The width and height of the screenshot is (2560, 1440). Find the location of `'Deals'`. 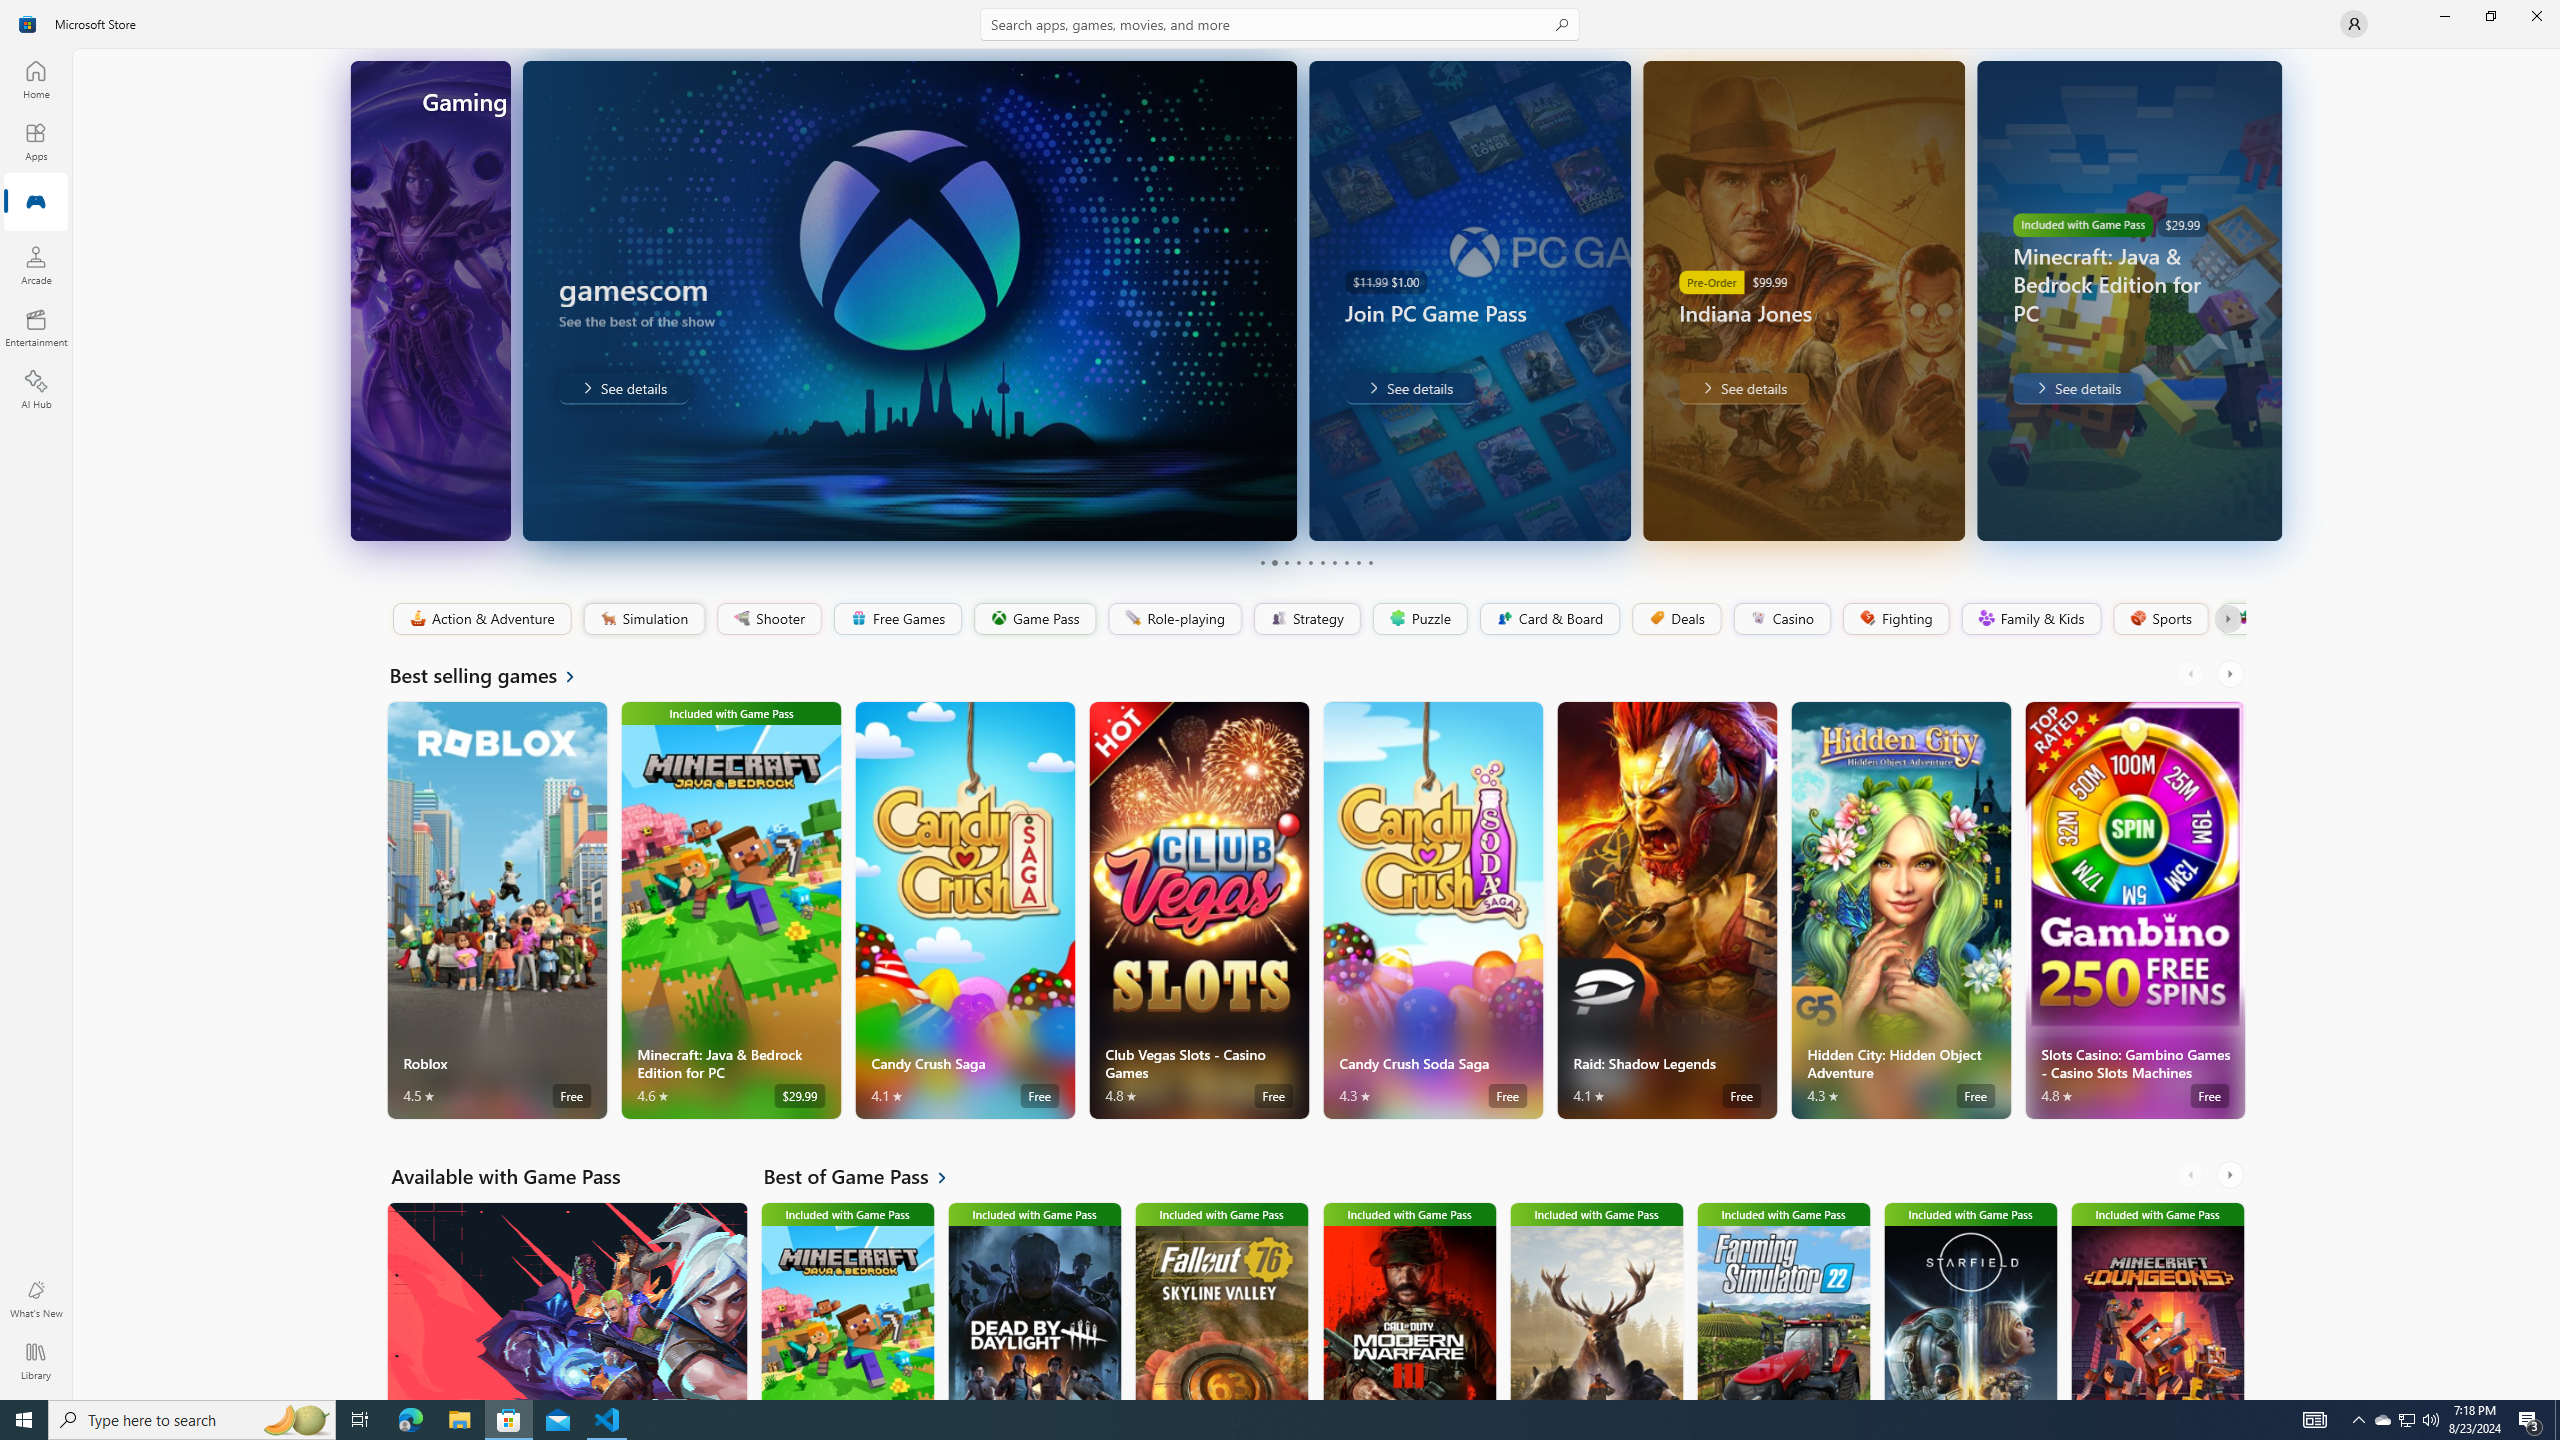

'Deals' is located at coordinates (1675, 618).